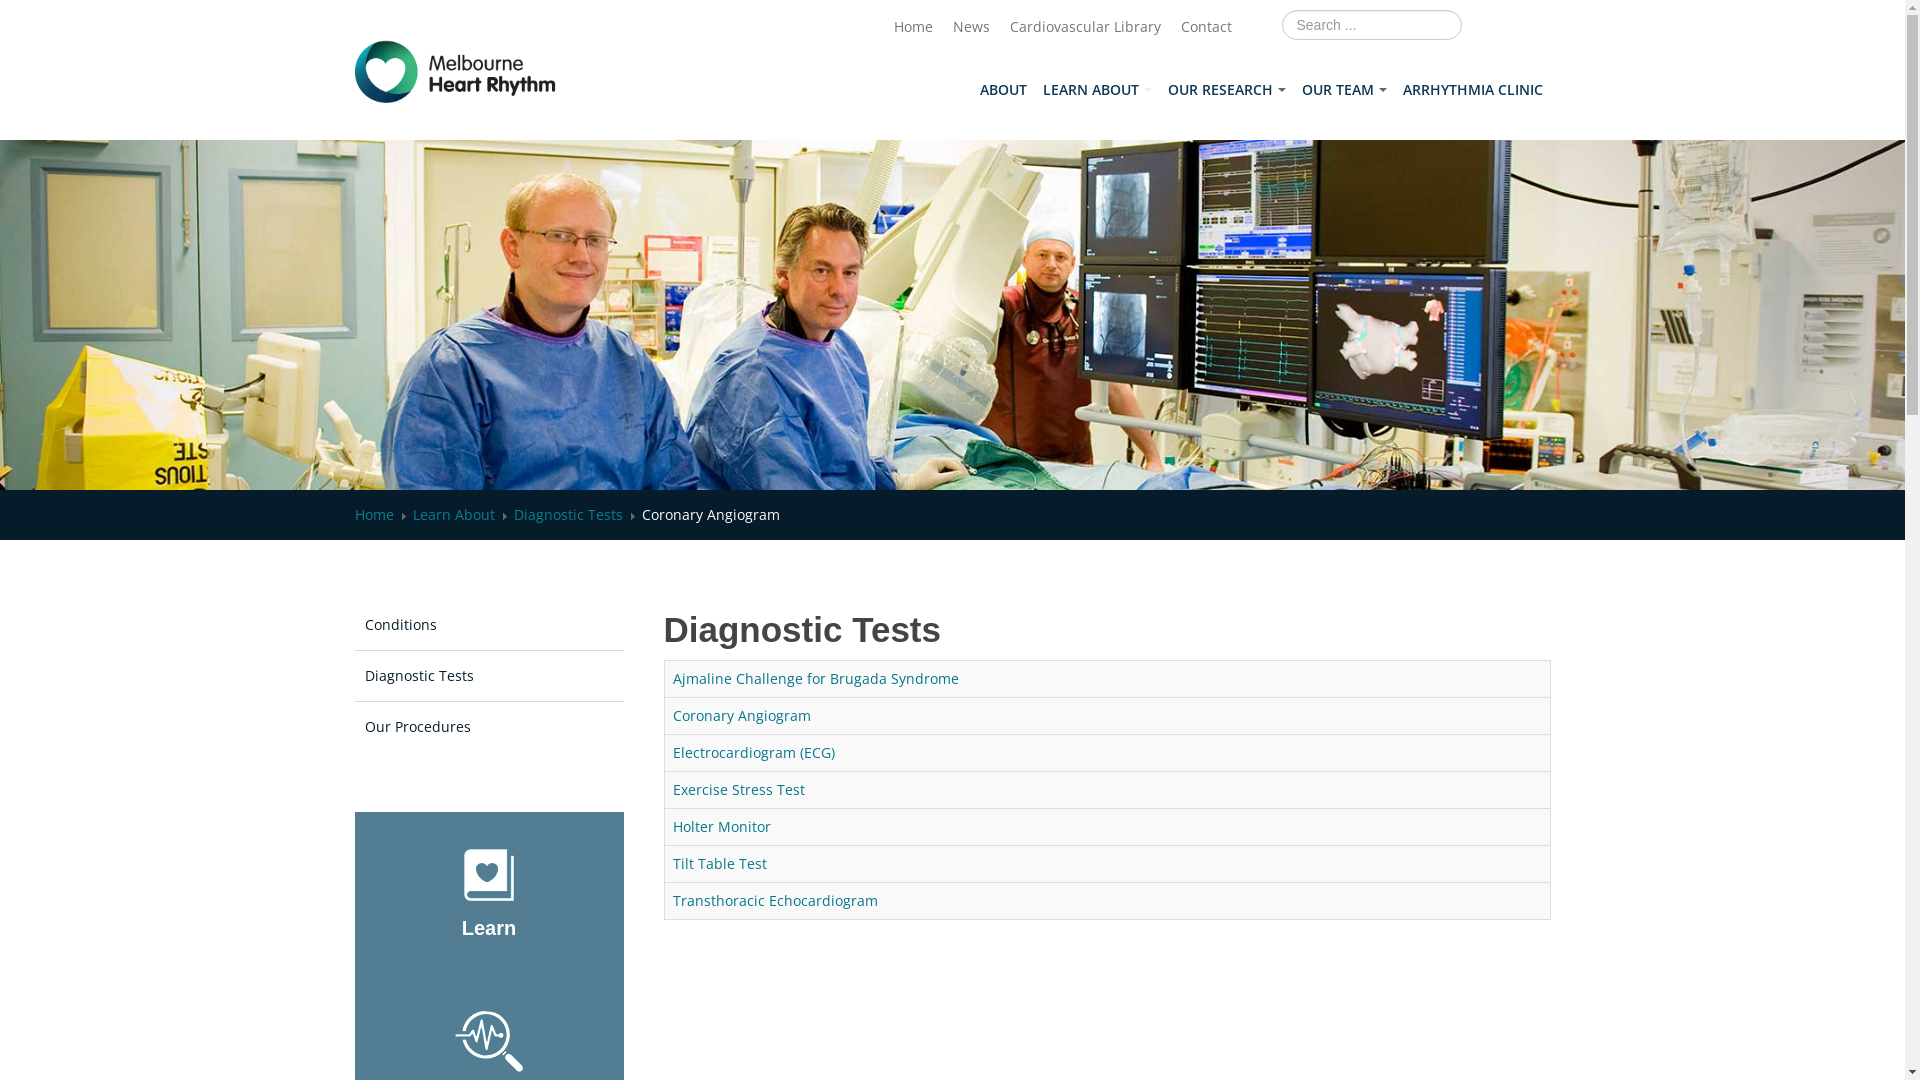  What do you see at coordinates (489, 928) in the screenshot?
I see `'Learn'` at bounding box center [489, 928].